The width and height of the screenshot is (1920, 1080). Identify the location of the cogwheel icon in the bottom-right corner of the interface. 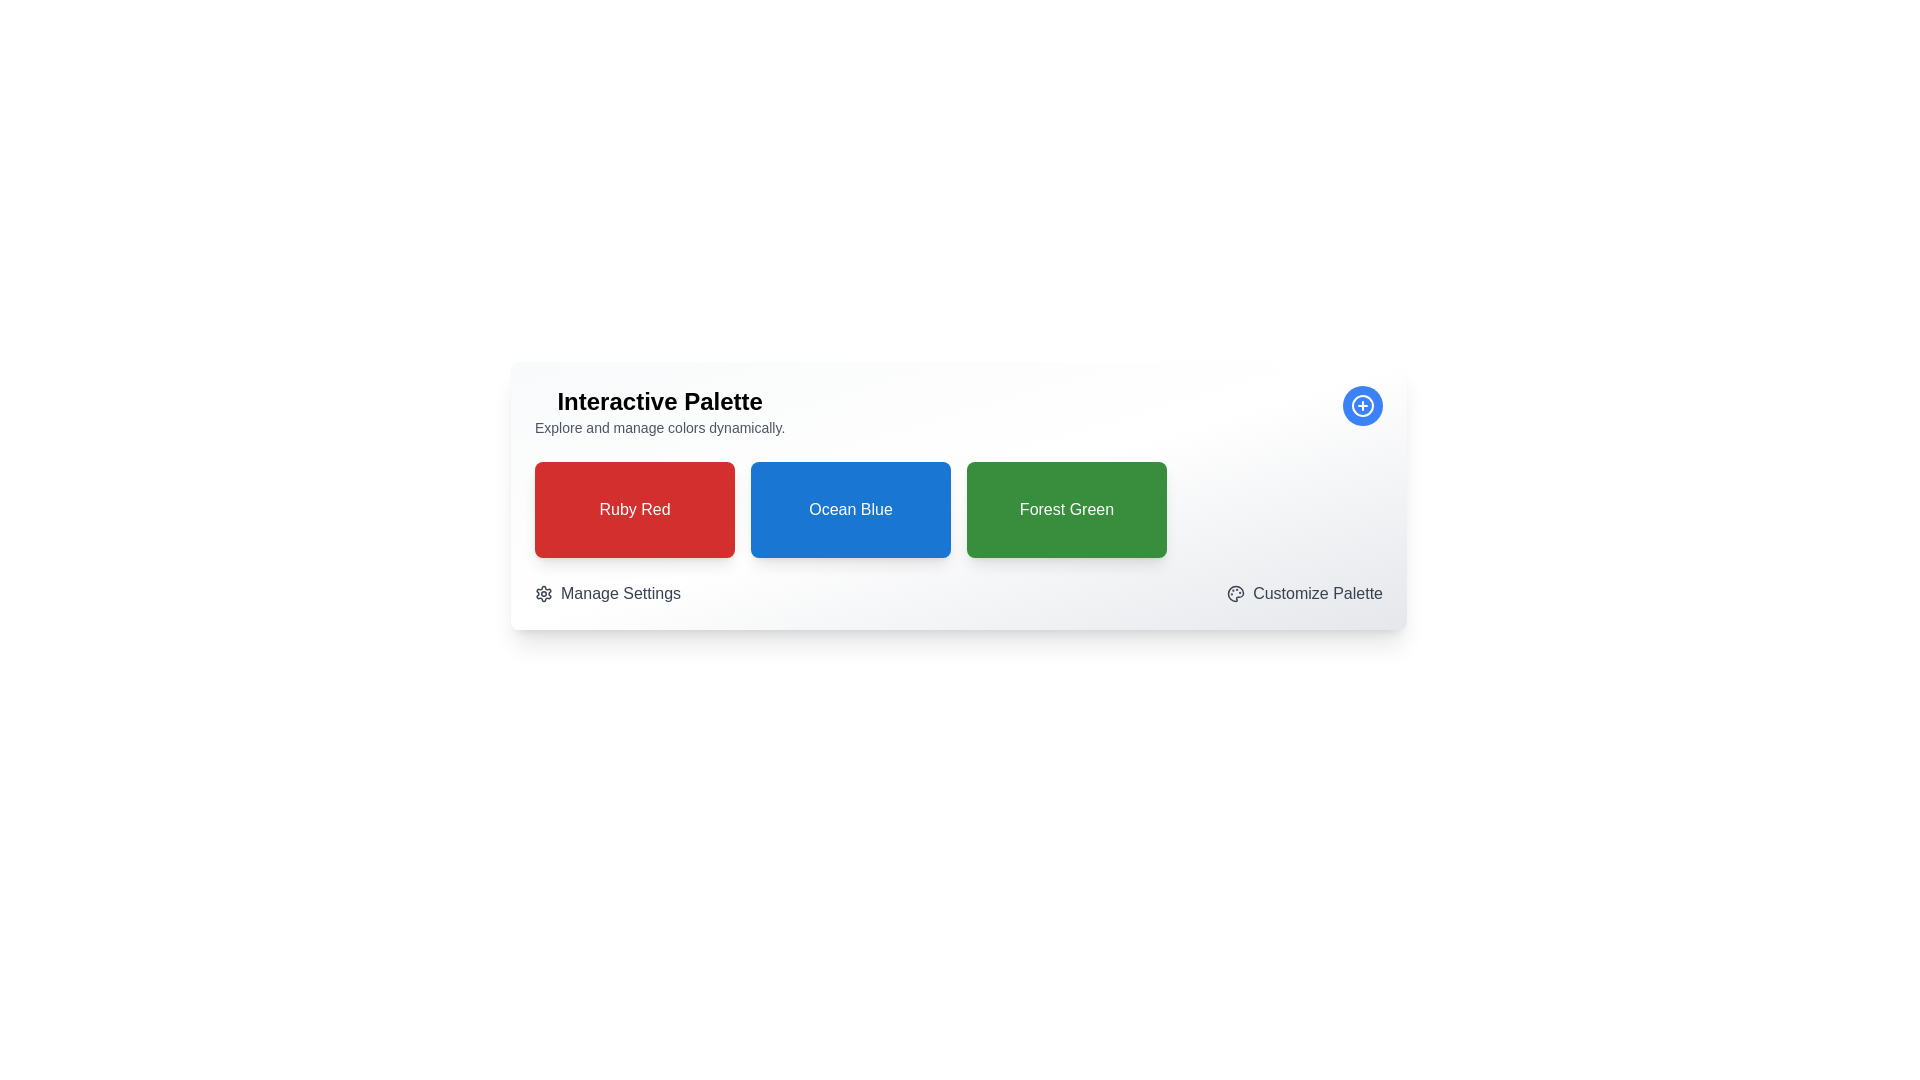
(543, 593).